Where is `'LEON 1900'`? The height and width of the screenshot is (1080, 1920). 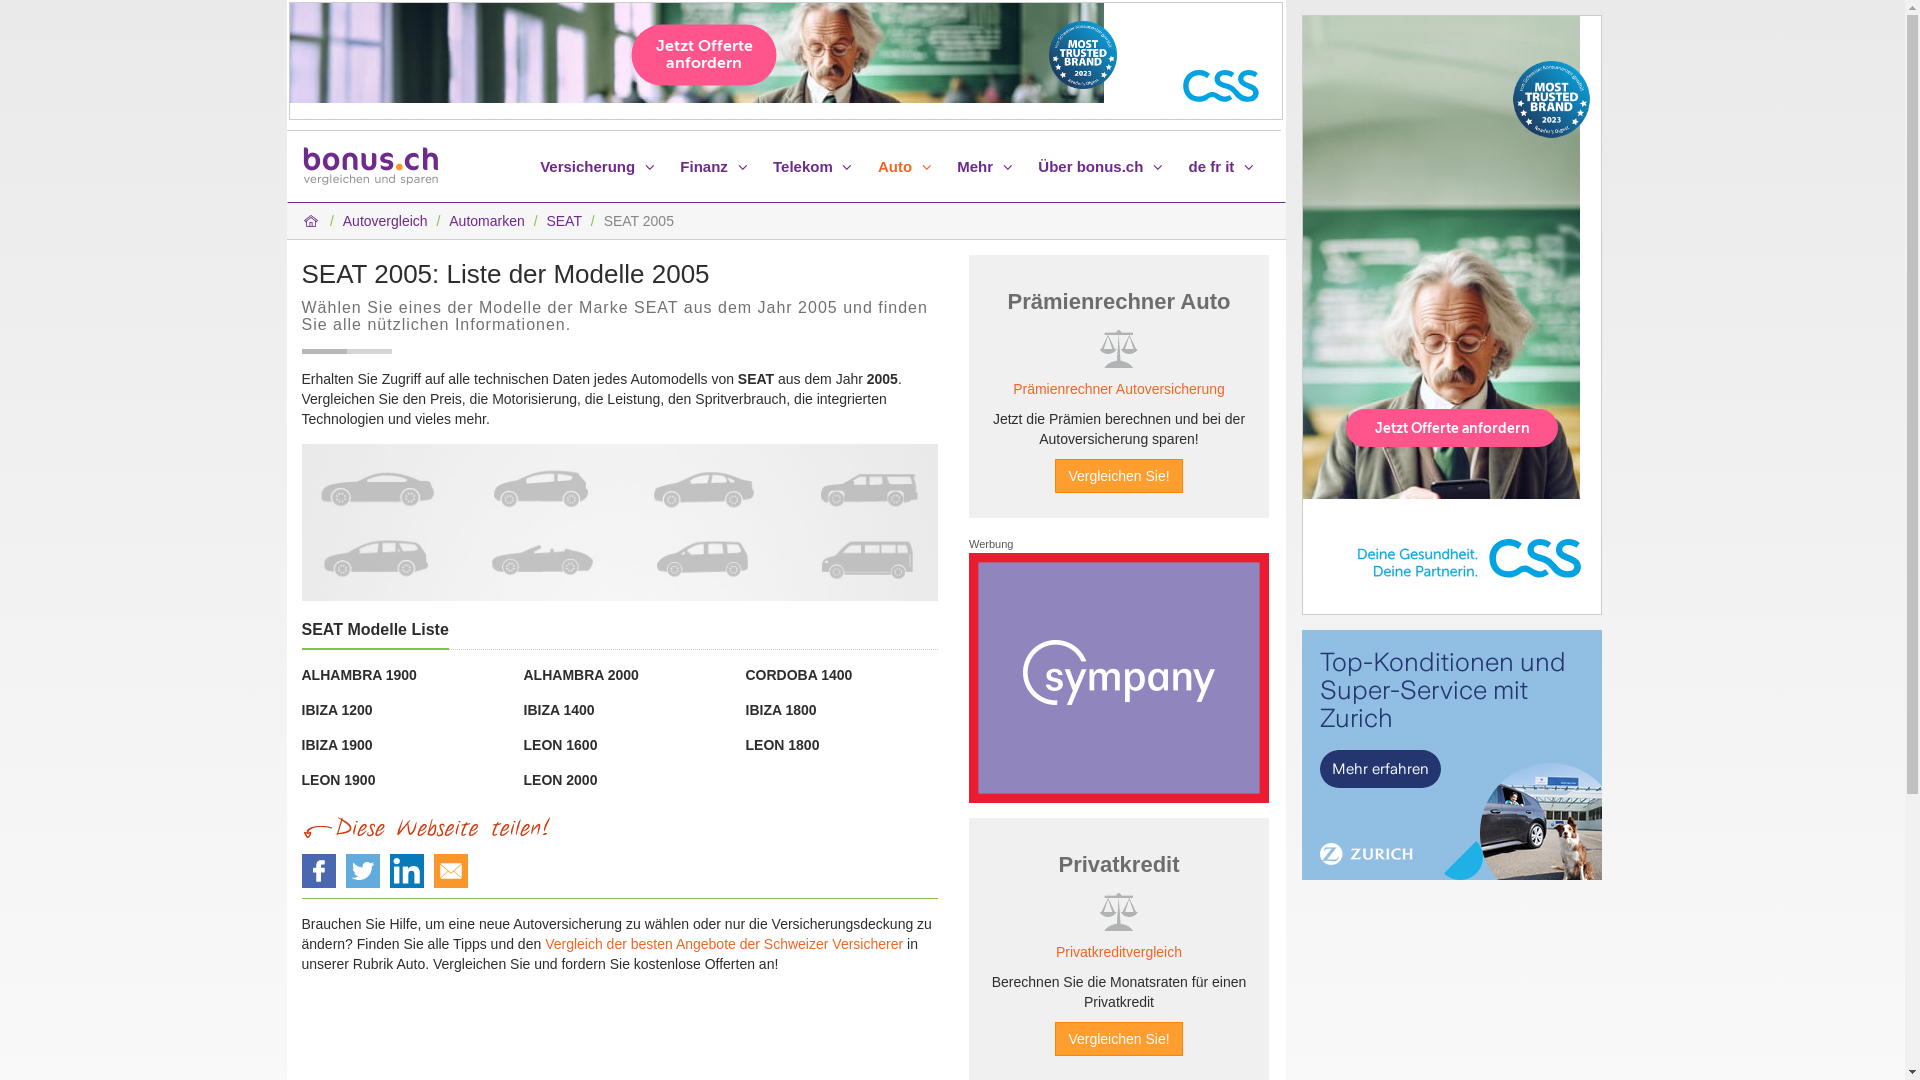
'LEON 1900' is located at coordinates (339, 778).